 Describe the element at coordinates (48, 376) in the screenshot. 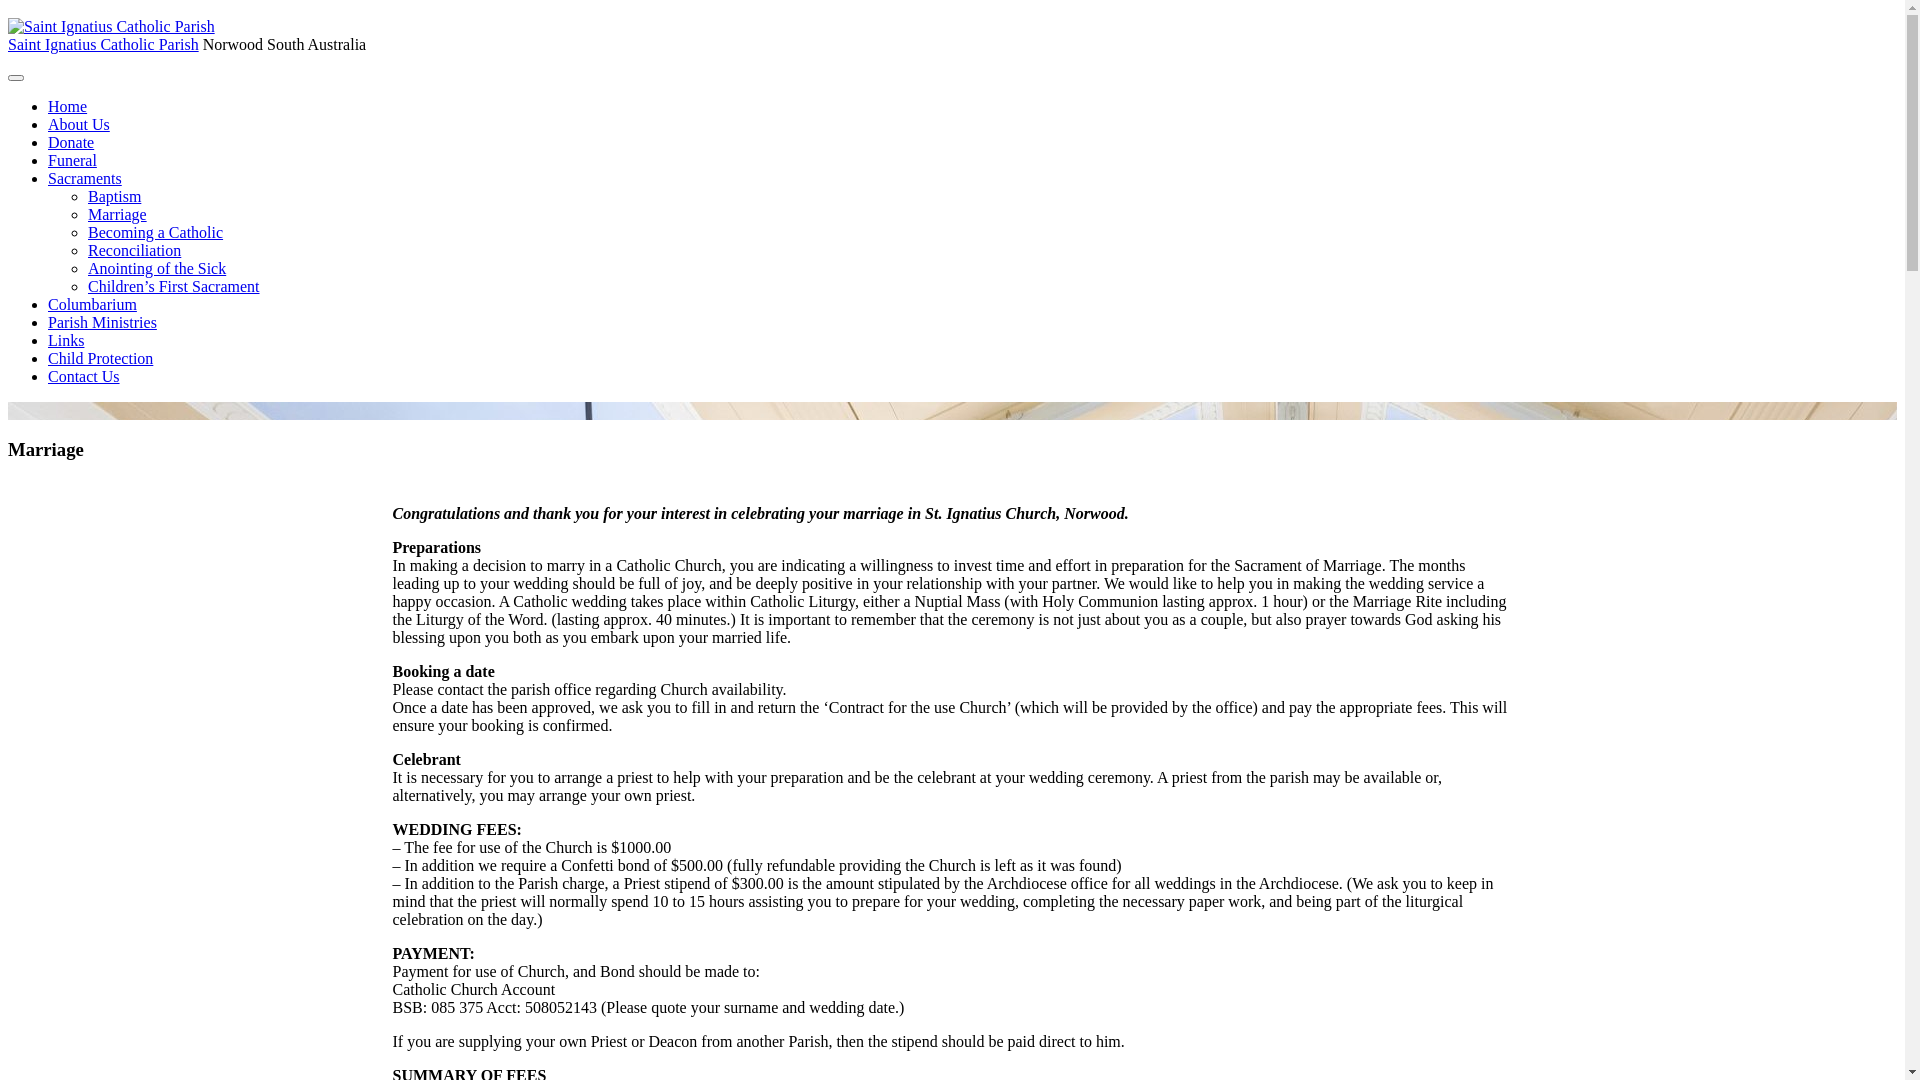

I see `'Contact Us'` at that location.